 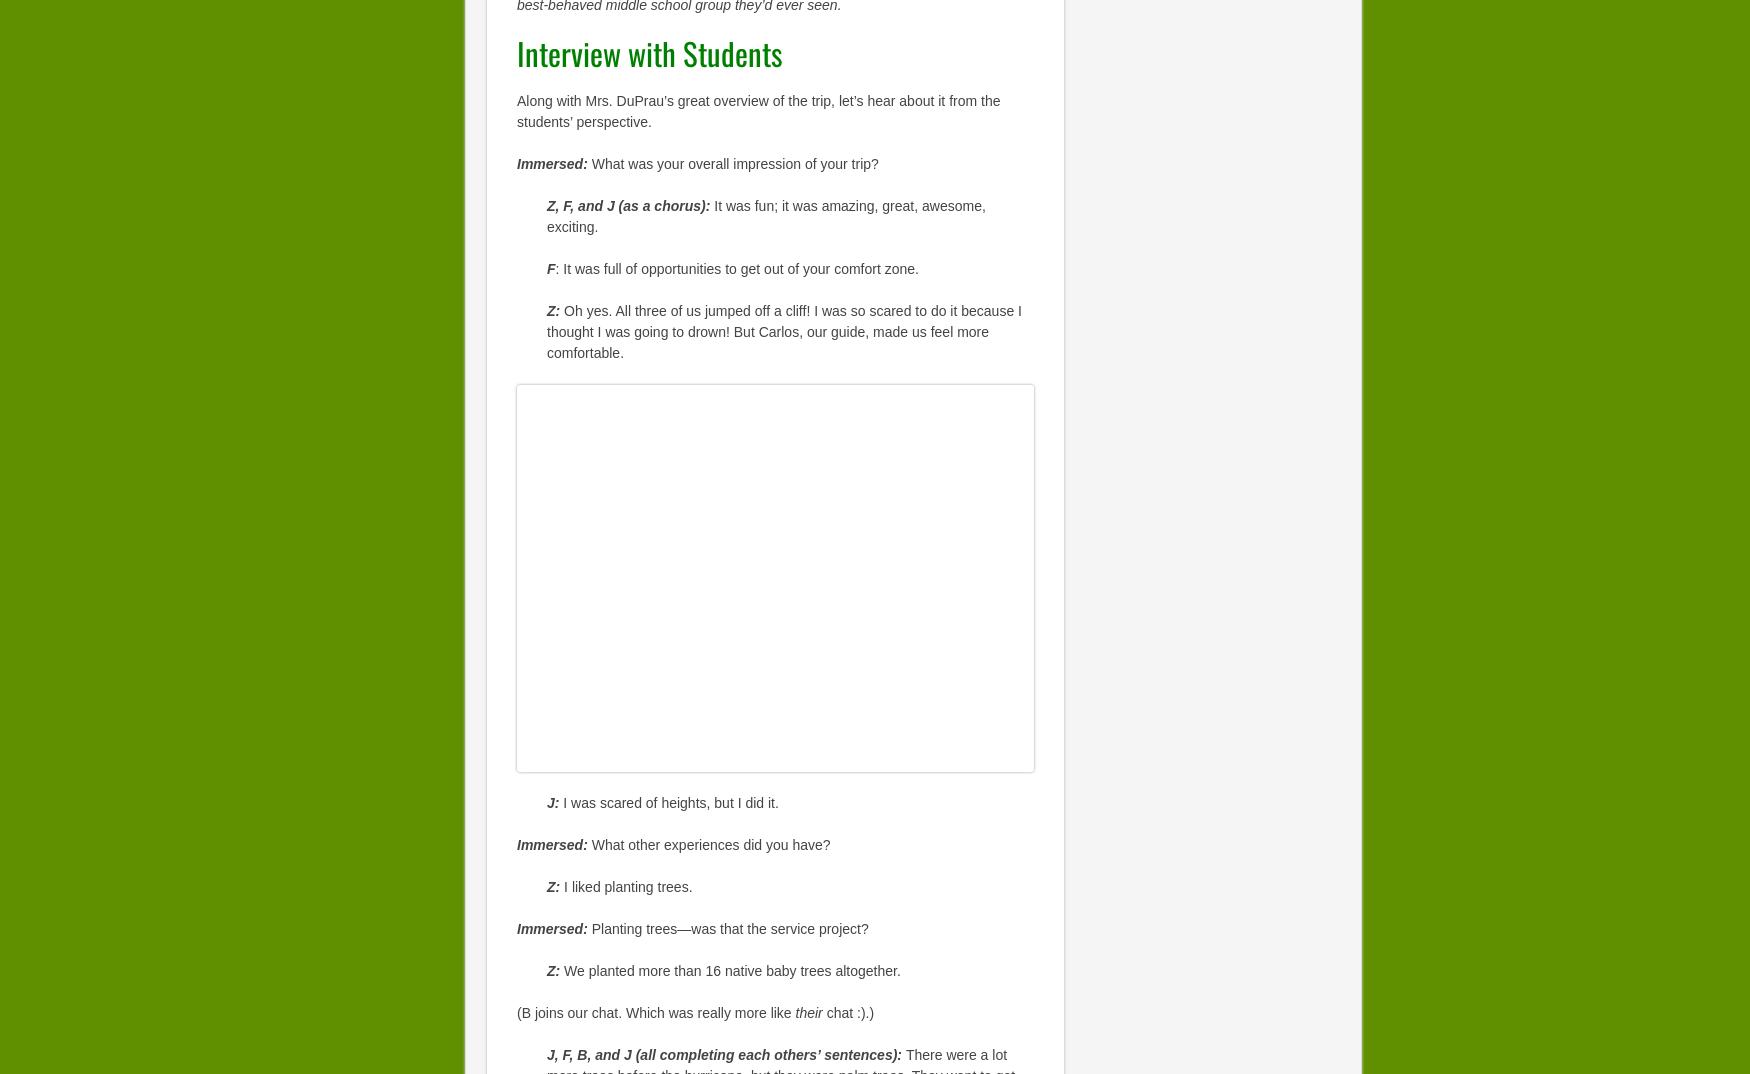 What do you see at coordinates (757, 109) in the screenshot?
I see `'Along with Mrs. DuPrau’s great overview of the trip, let’s hear about it from the students’ perspective.'` at bounding box center [757, 109].